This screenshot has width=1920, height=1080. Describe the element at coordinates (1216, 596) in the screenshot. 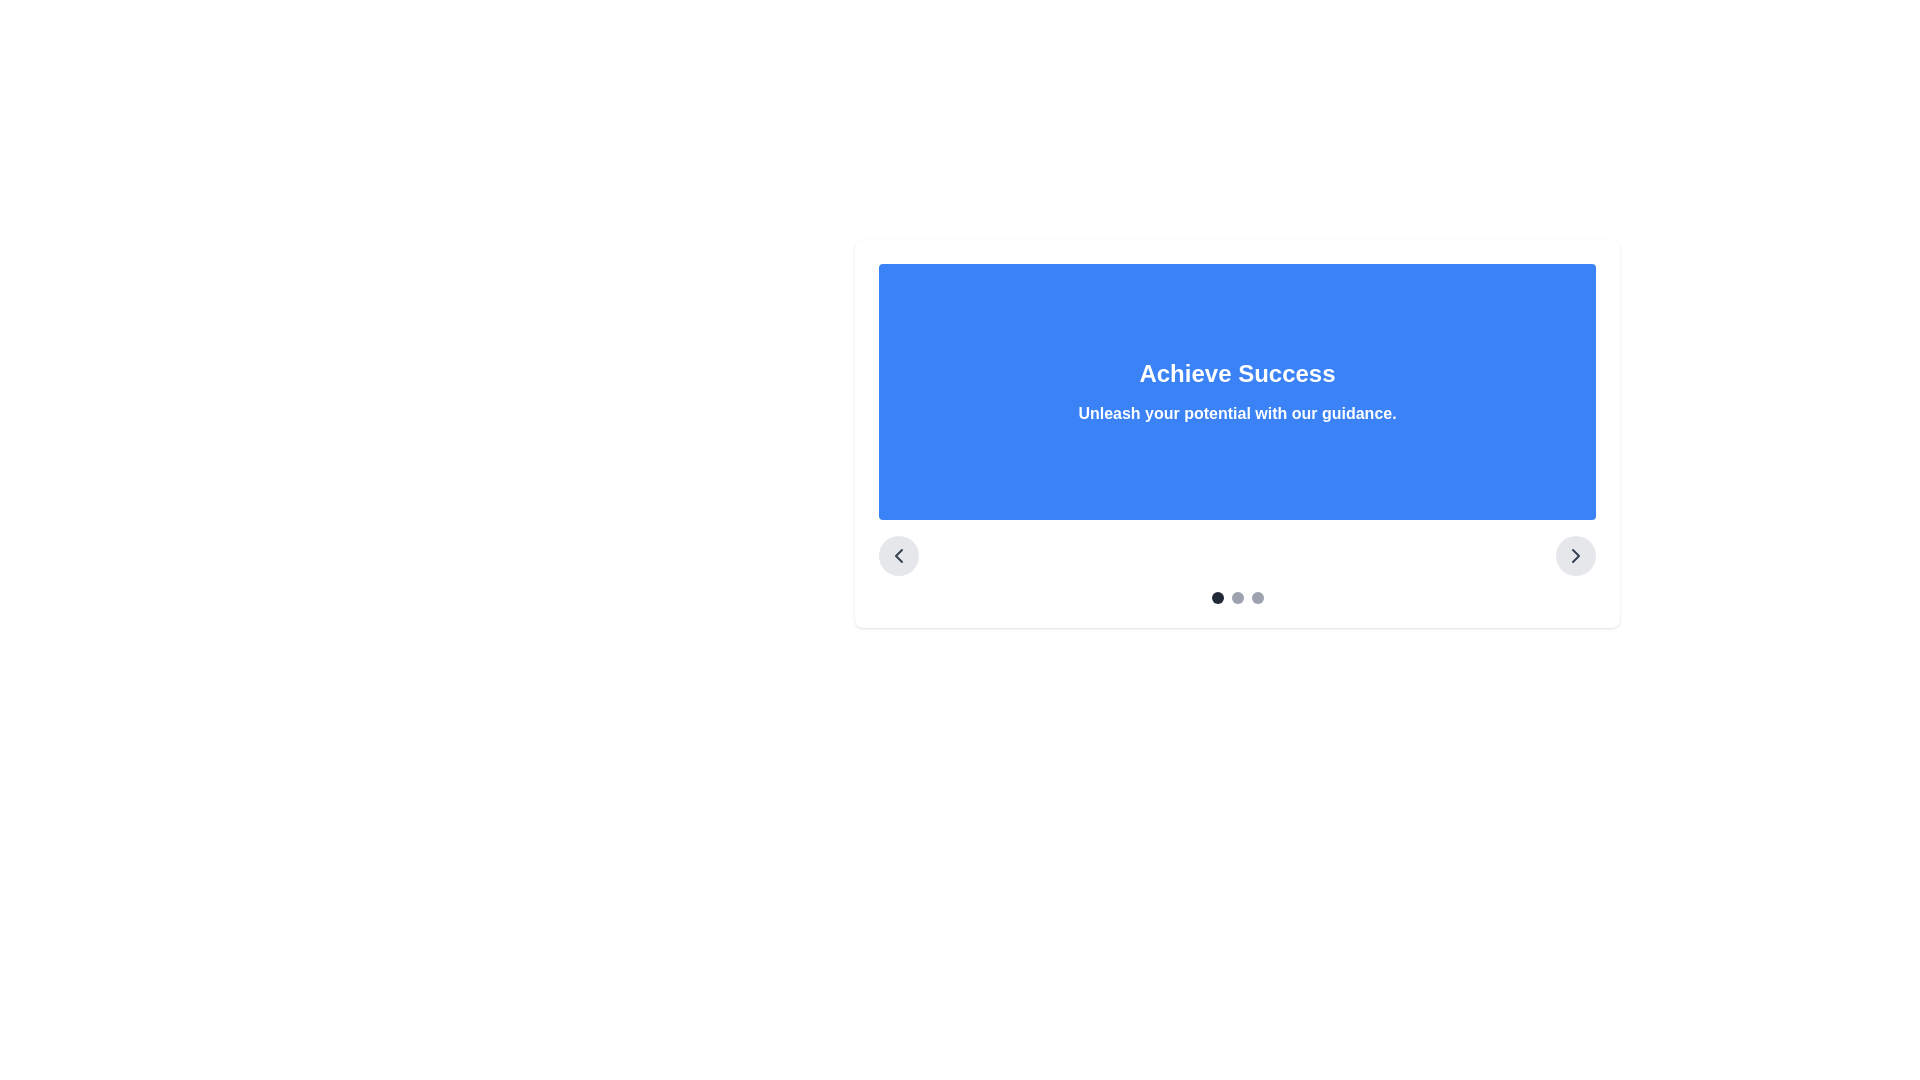

I see `the first circular navigation indicator of the carousel` at that location.